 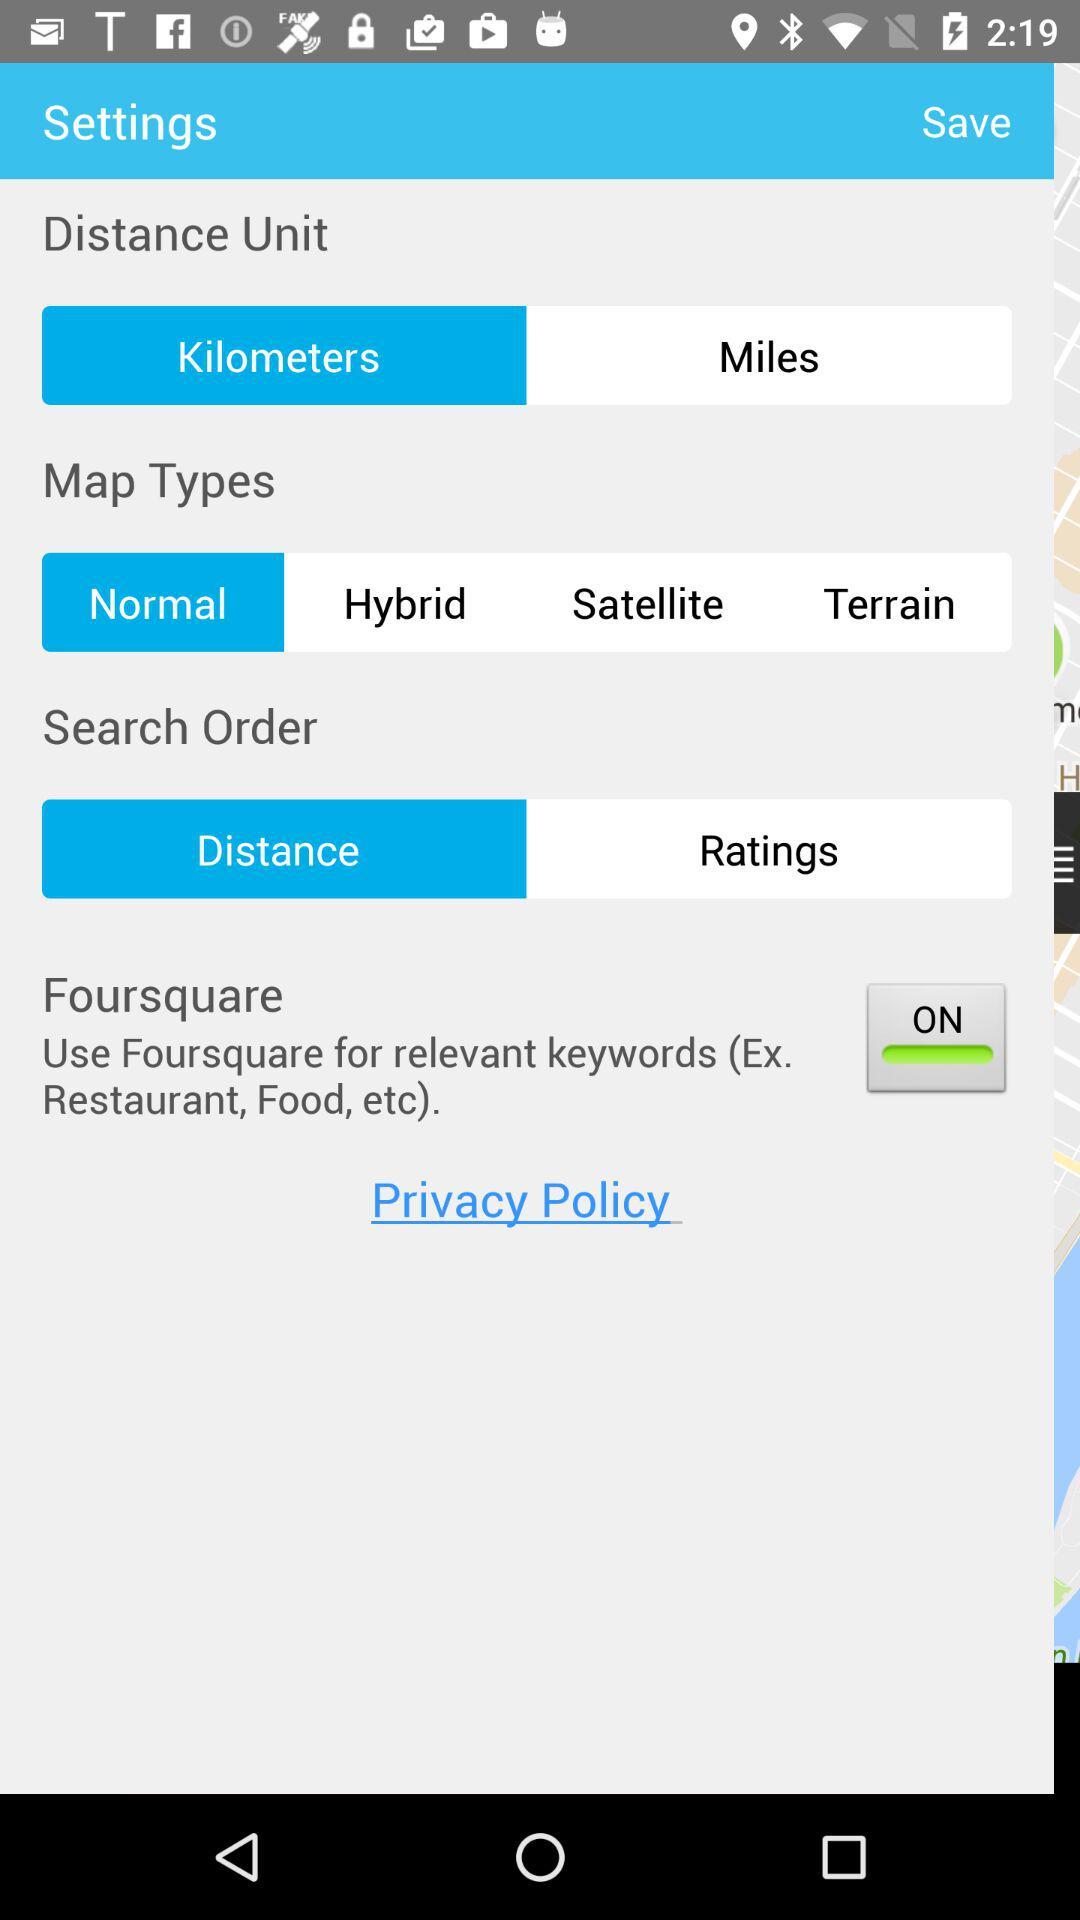 What do you see at coordinates (936, 1041) in the screenshot?
I see `icon to the right of use foursquare for` at bounding box center [936, 1041].